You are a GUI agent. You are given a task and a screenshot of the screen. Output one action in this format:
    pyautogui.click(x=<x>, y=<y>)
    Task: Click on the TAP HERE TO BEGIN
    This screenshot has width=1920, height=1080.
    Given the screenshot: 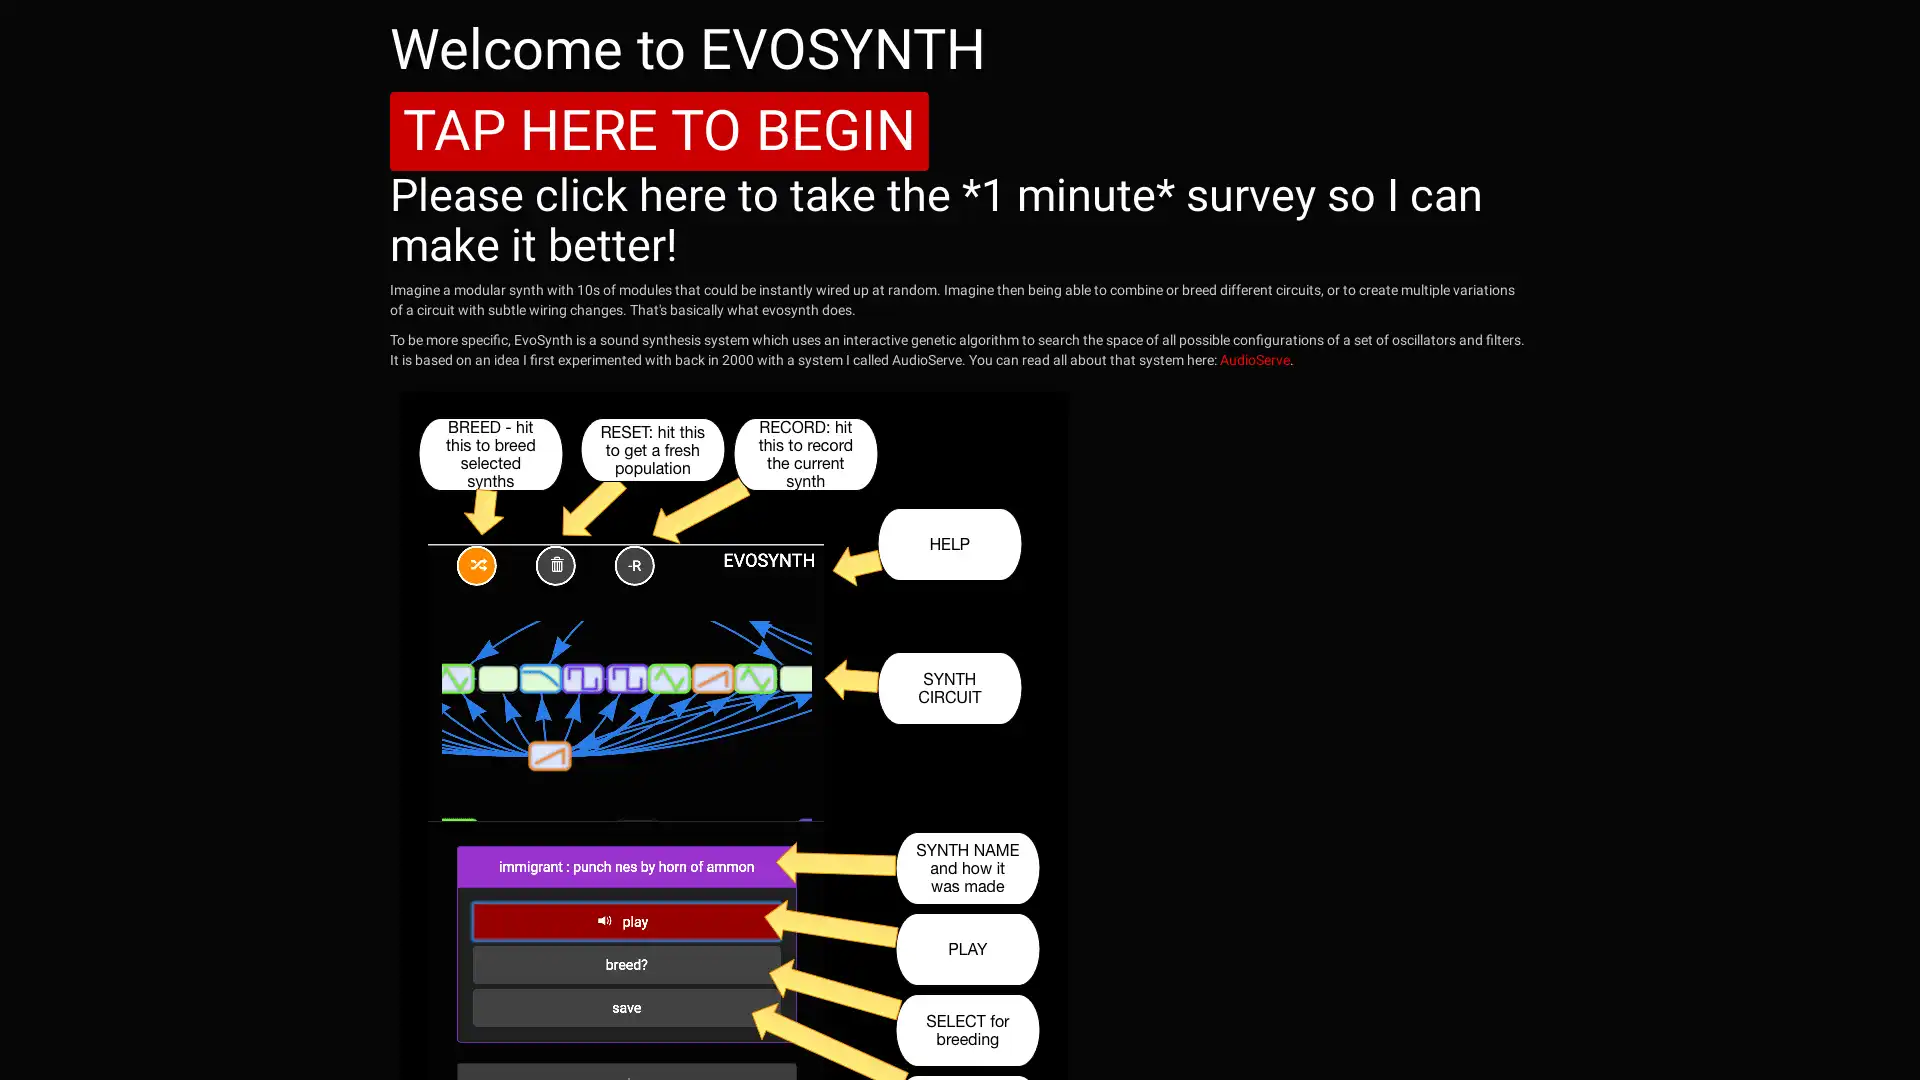 What is the action you would take?
    pyautogui.click(x=659, y=131)
    